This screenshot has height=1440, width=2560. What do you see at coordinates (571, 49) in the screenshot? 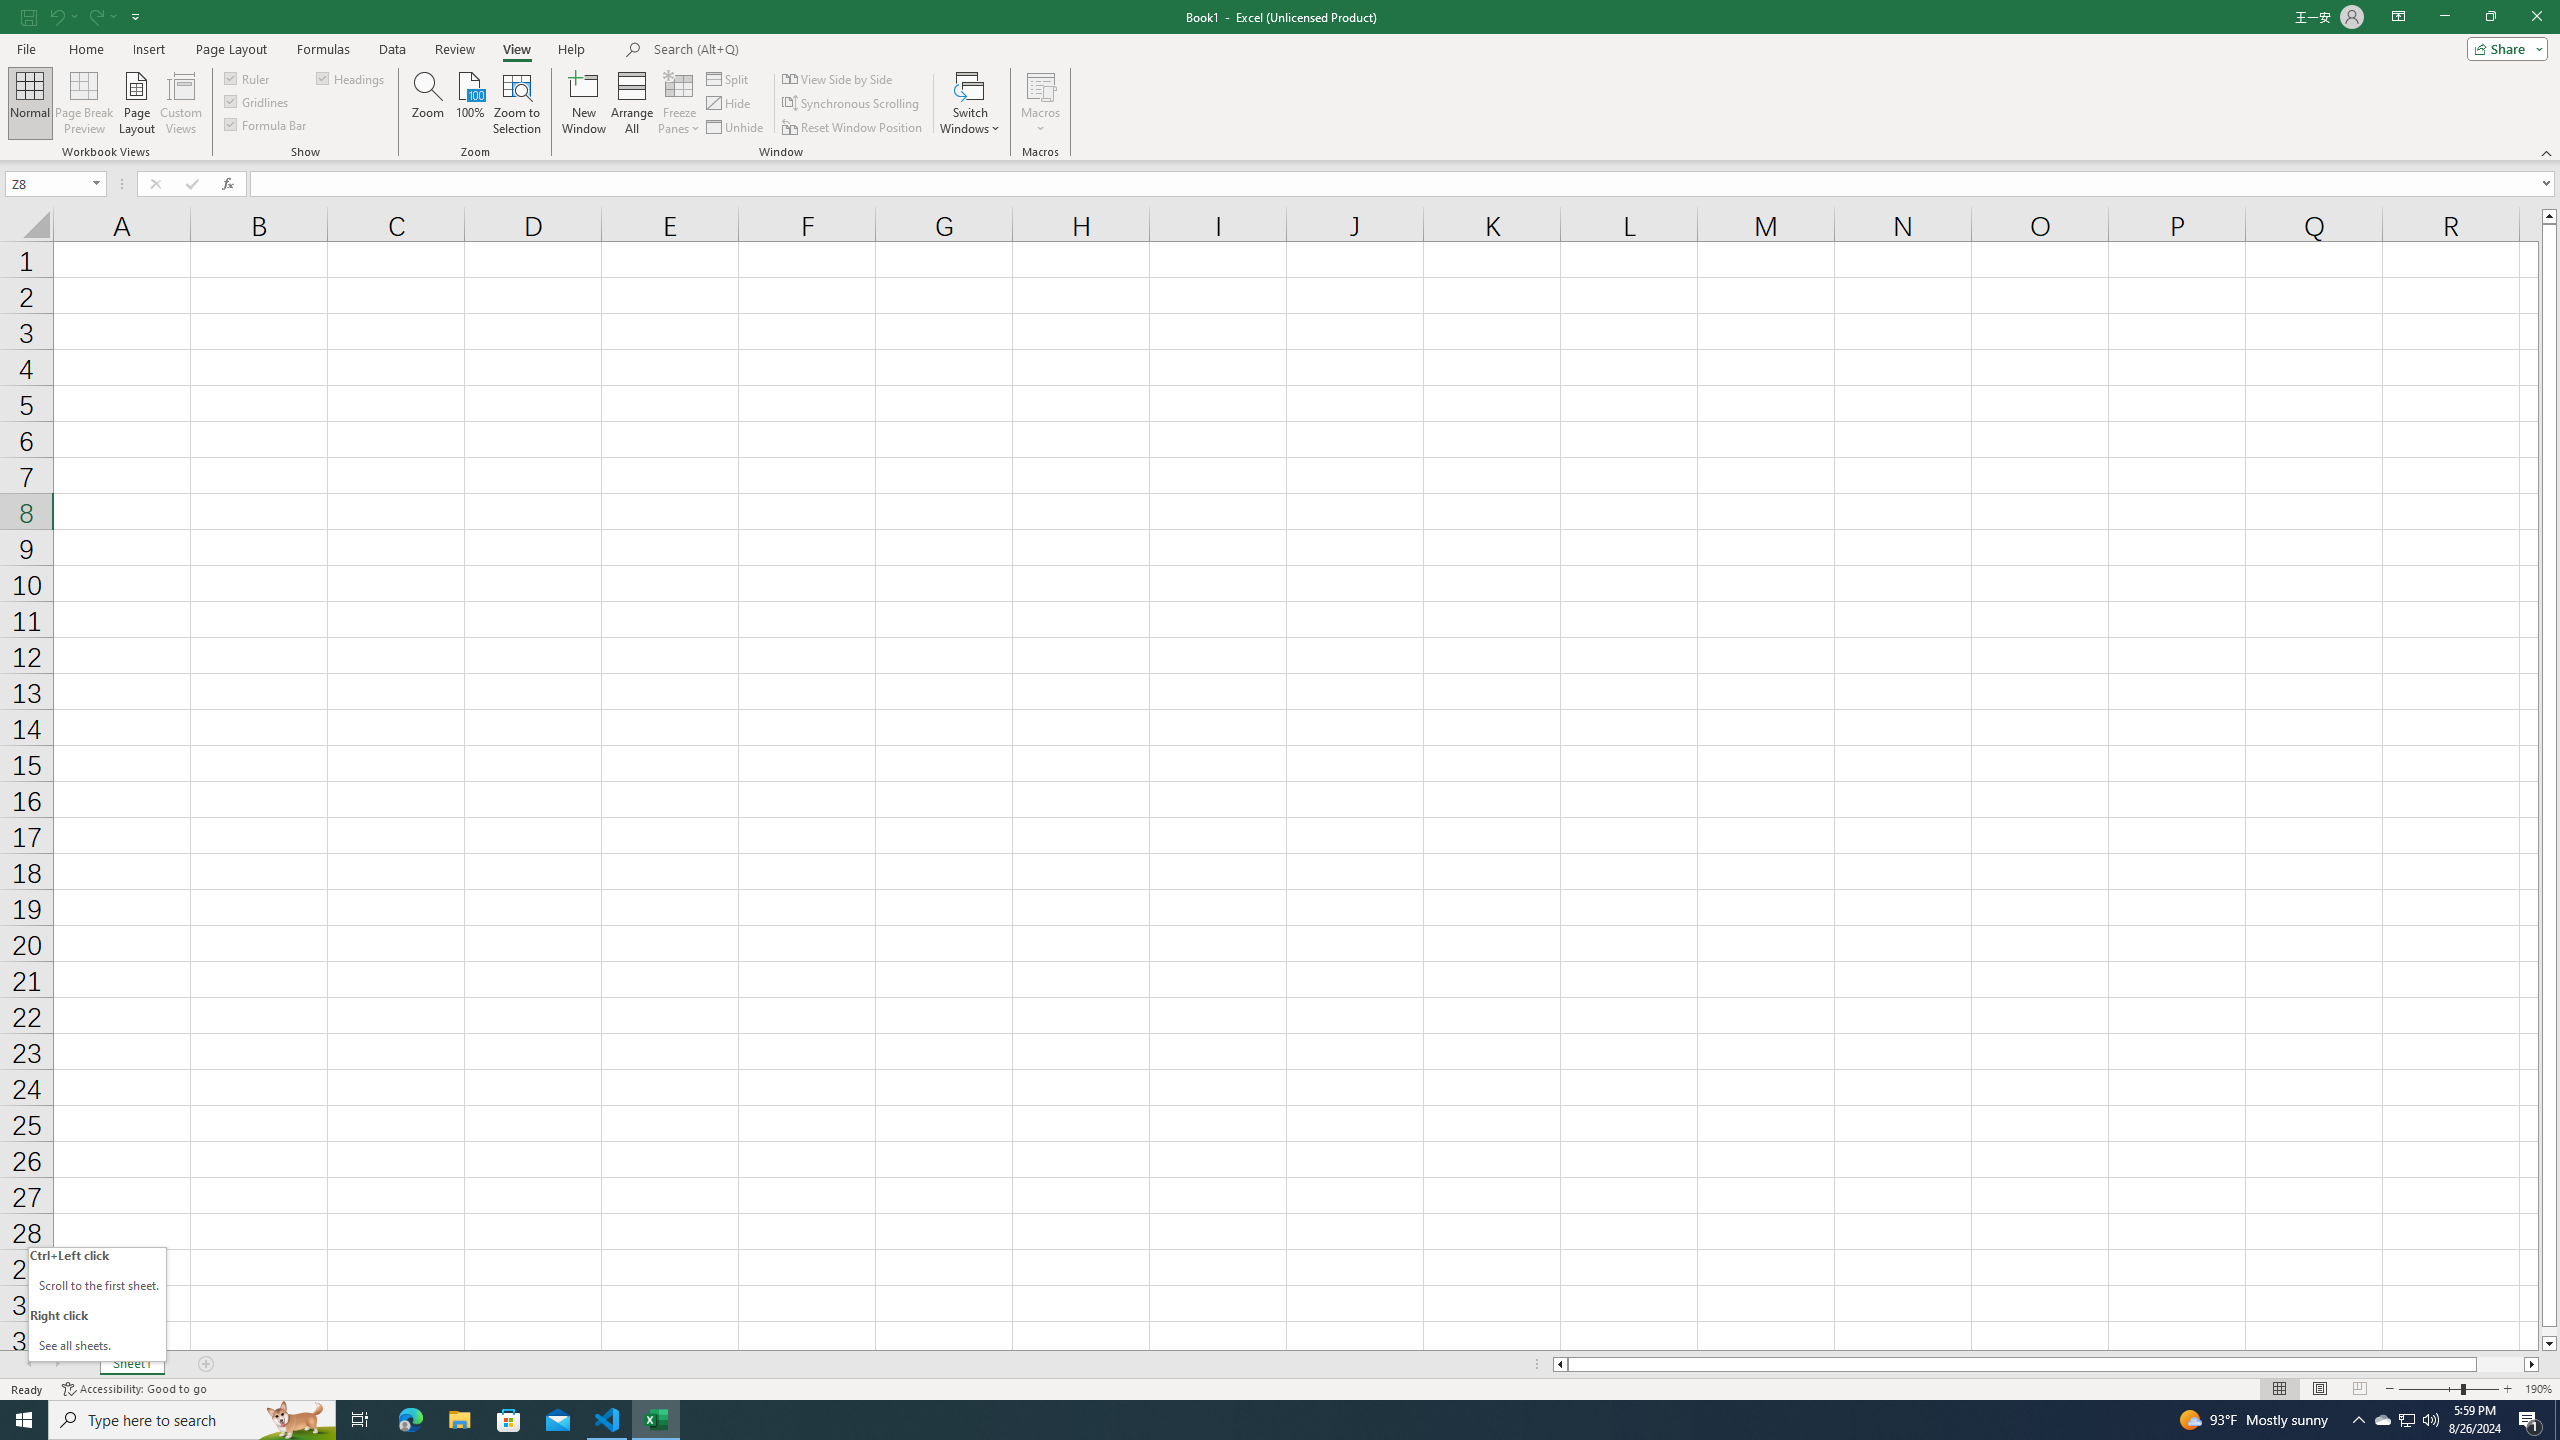
I see `'Help'` at bounding box center [571, 49].